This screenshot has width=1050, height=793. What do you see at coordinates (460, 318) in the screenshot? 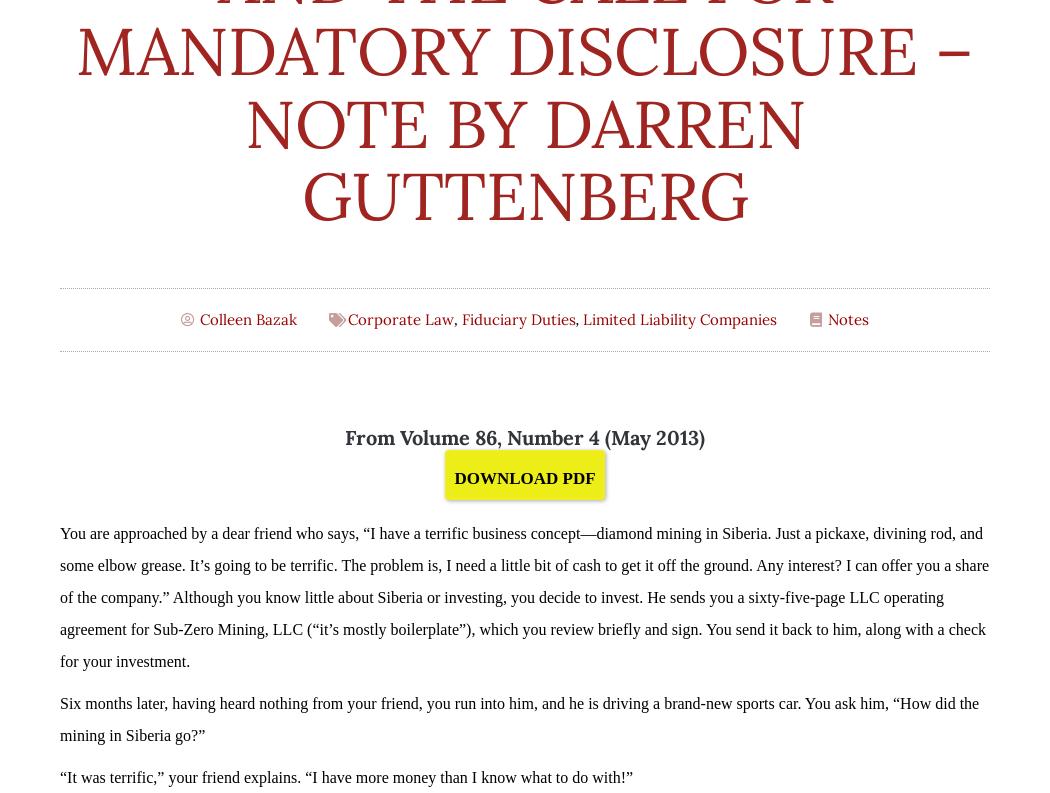
I see `'Fiduciary Duties'` at bounding box center [460, 318].